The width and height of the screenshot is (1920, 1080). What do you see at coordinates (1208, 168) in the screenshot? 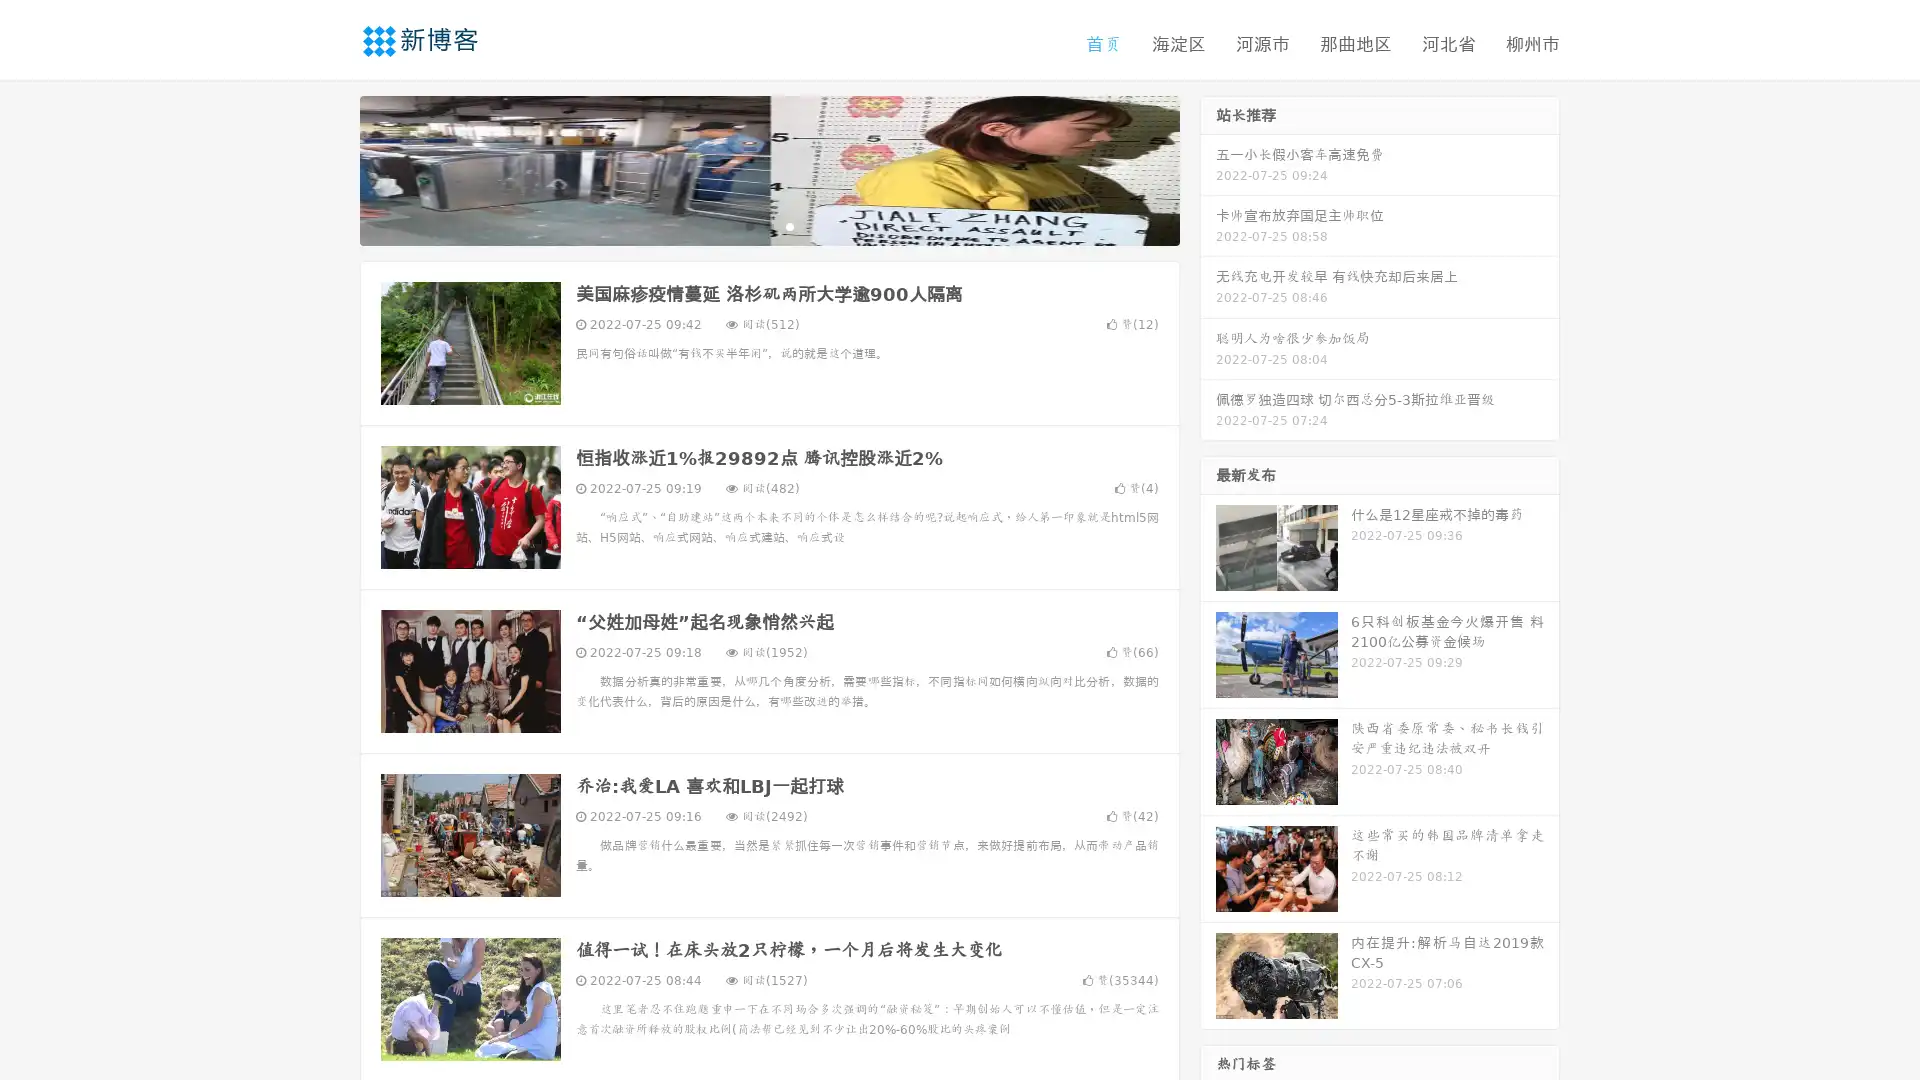
I see `Next slide` at bounding box center [1208, 168].